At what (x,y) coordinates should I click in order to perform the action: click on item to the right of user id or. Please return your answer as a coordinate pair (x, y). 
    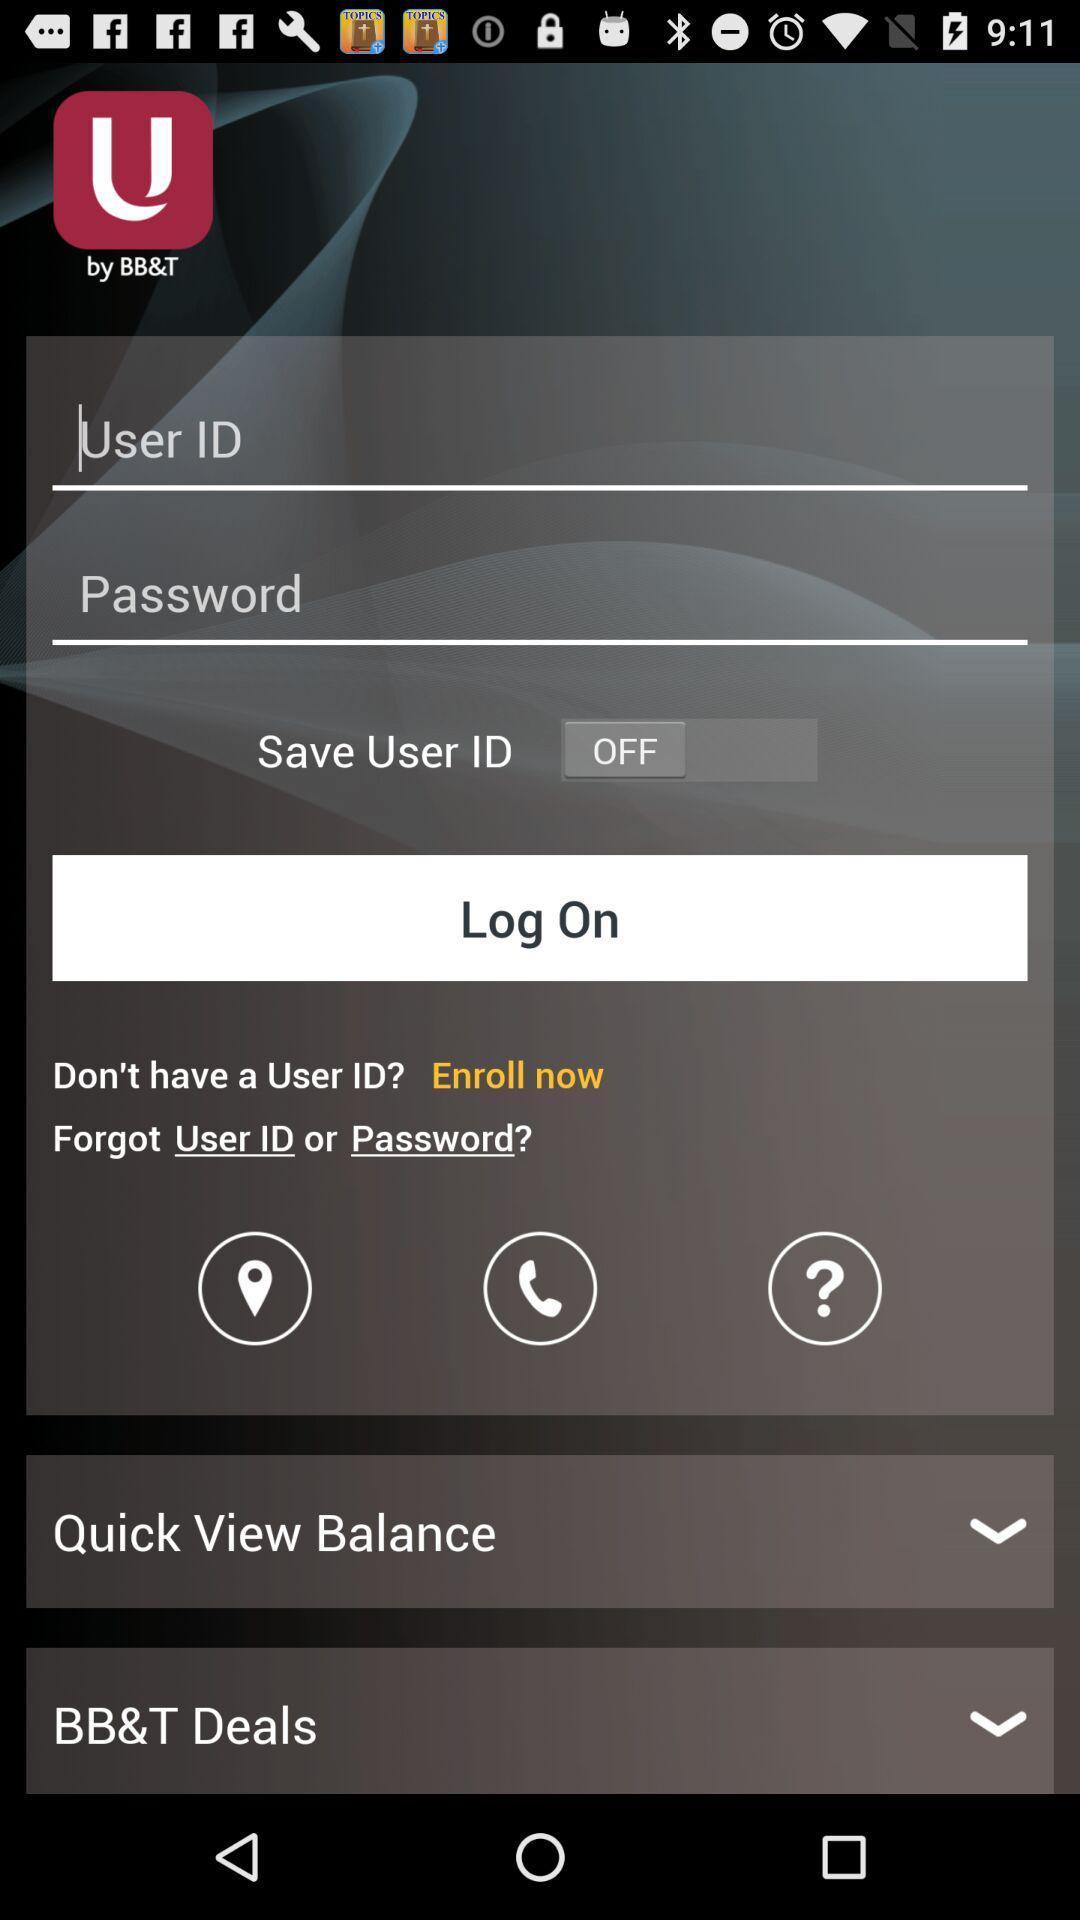
    Looking at the image, I should click on (440, 1137).